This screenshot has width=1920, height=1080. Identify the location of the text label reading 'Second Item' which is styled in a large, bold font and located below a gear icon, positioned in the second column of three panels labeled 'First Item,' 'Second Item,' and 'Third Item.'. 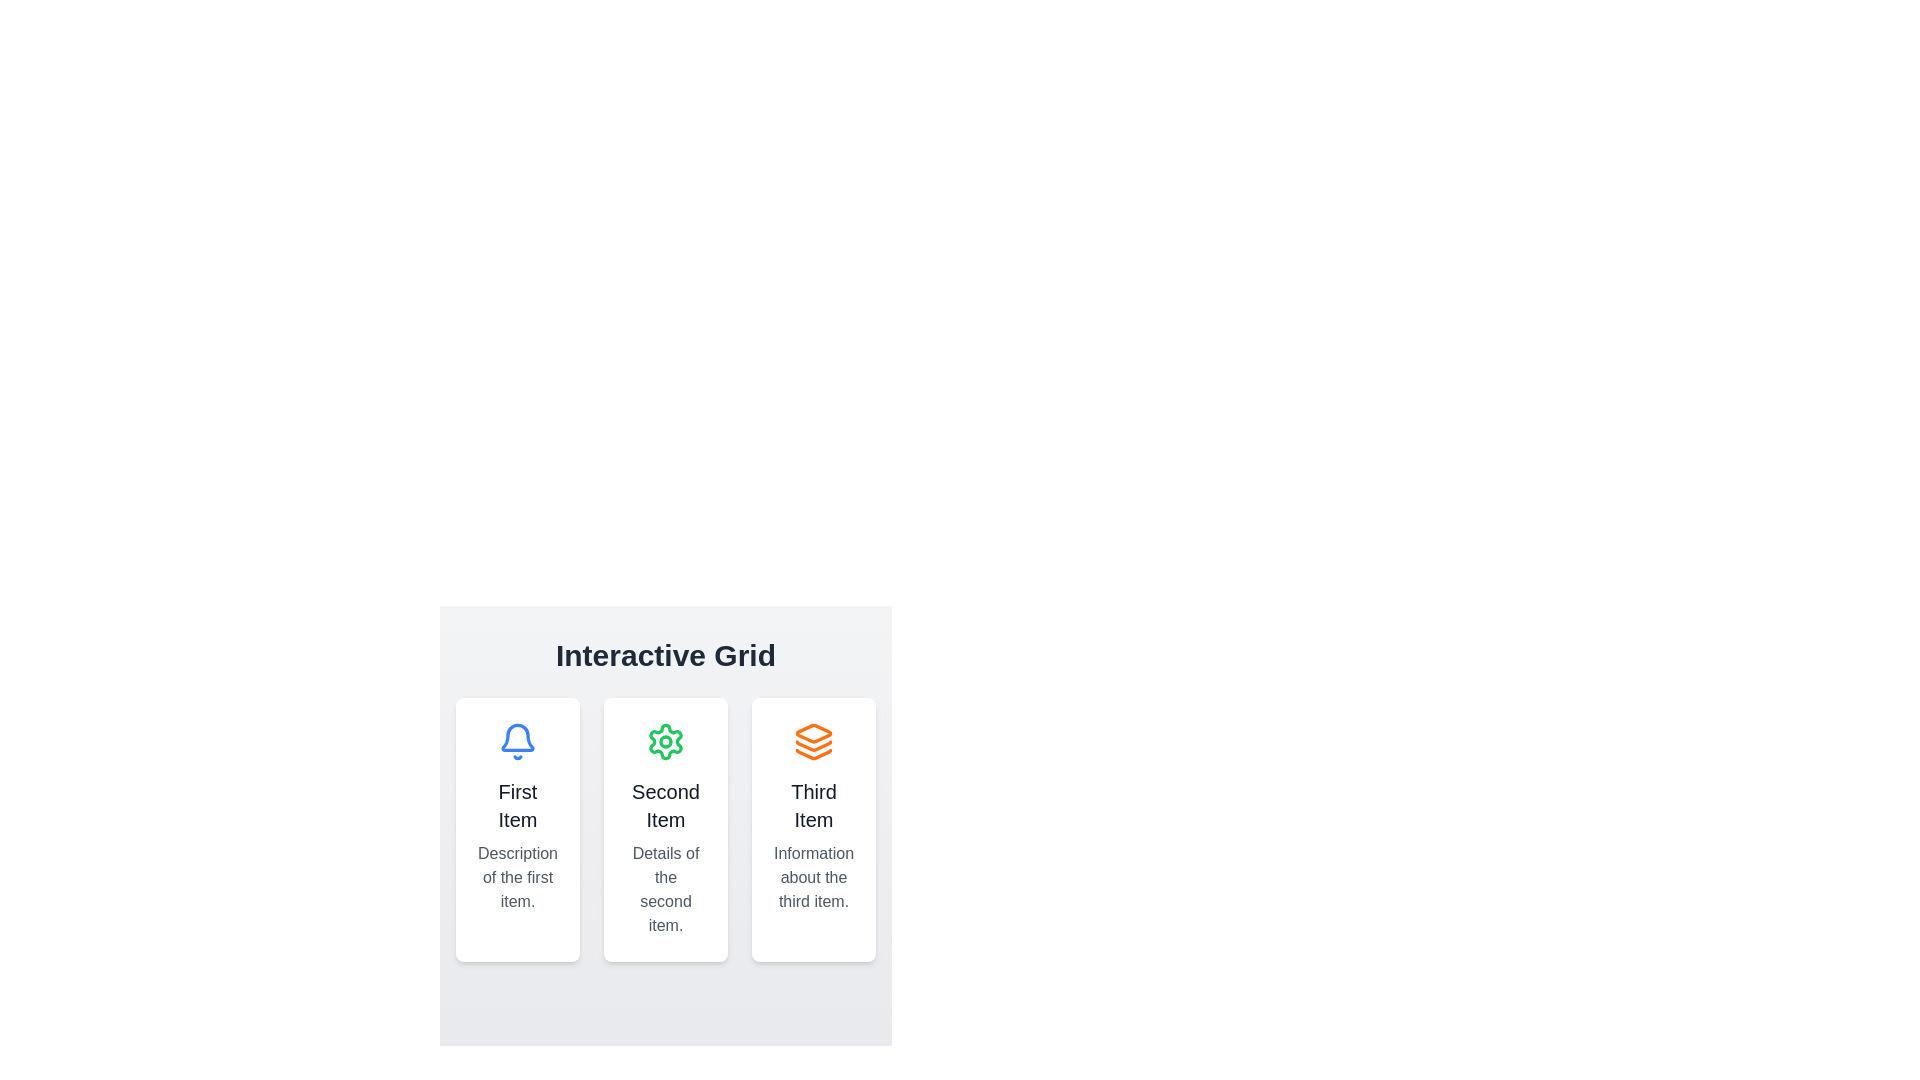
(666, 805).